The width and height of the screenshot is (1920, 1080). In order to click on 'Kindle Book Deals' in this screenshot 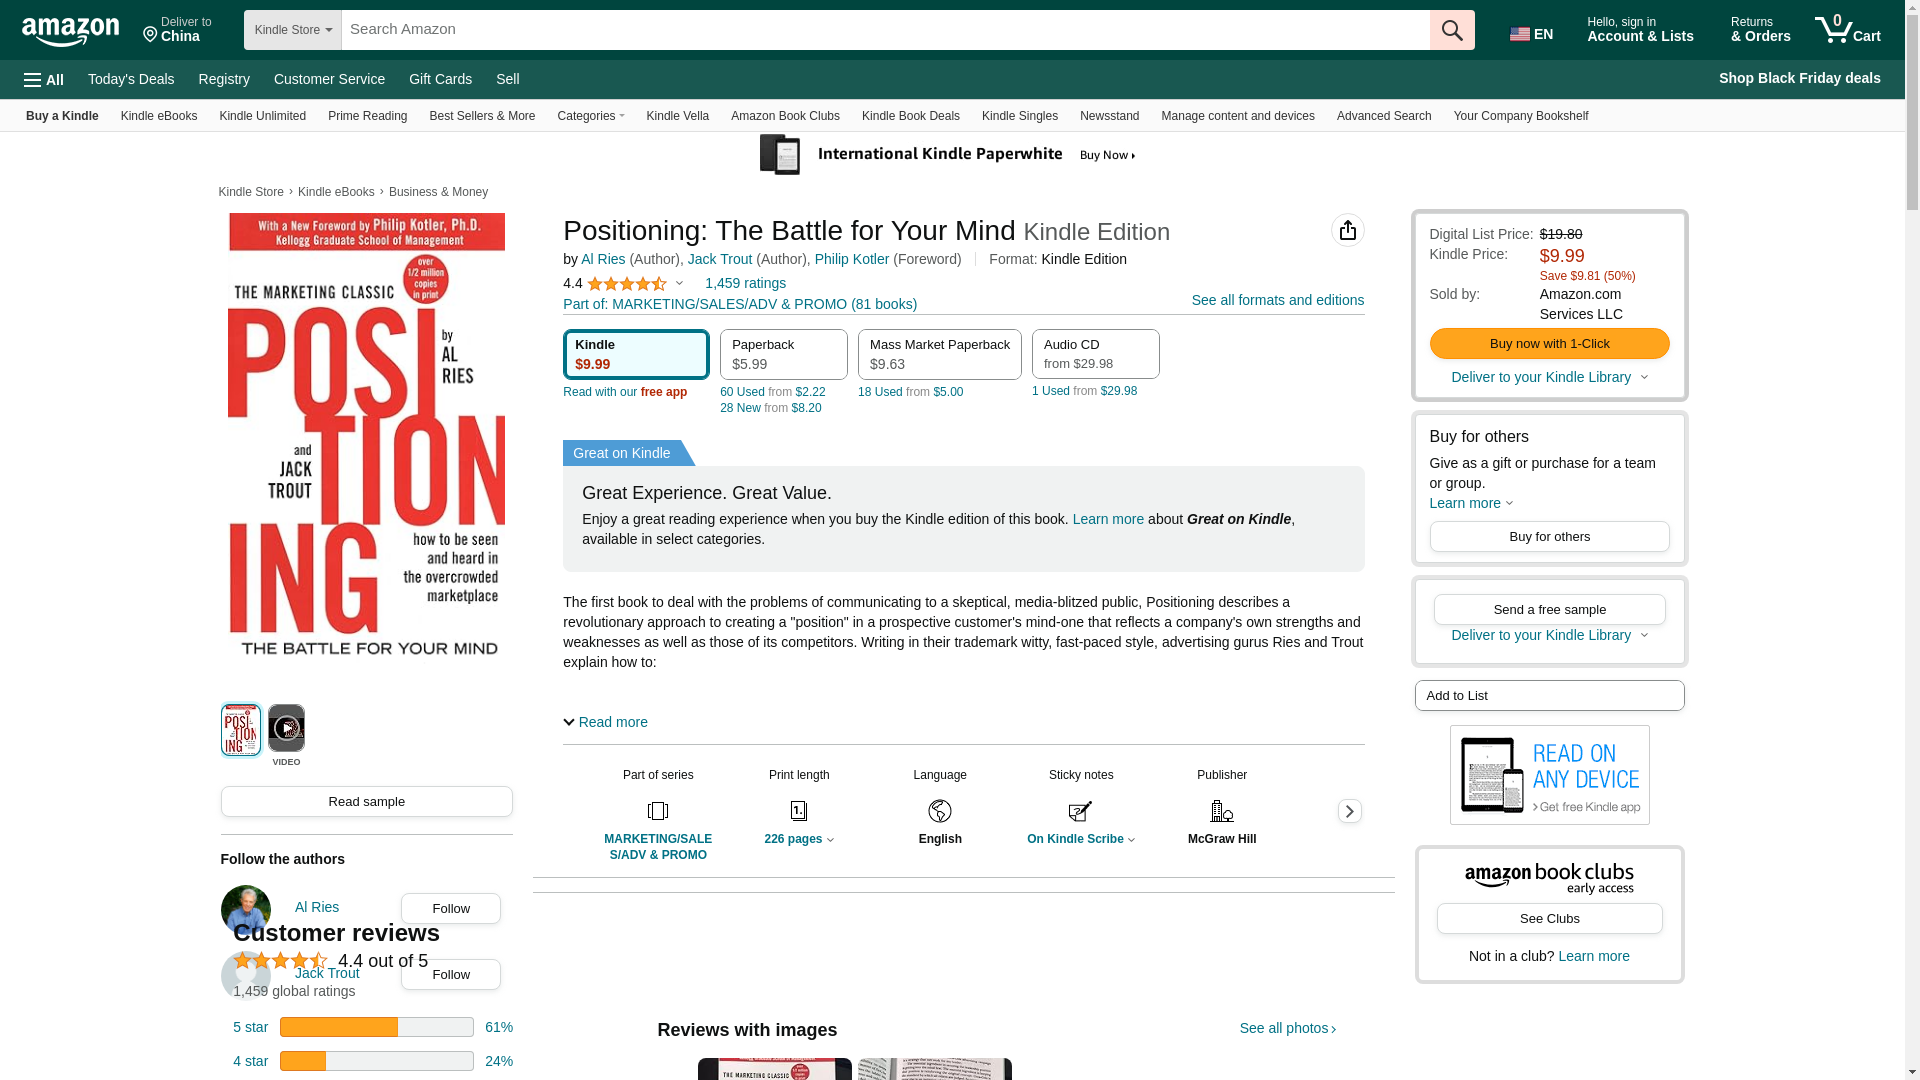, I will do `click(910, 115)`.